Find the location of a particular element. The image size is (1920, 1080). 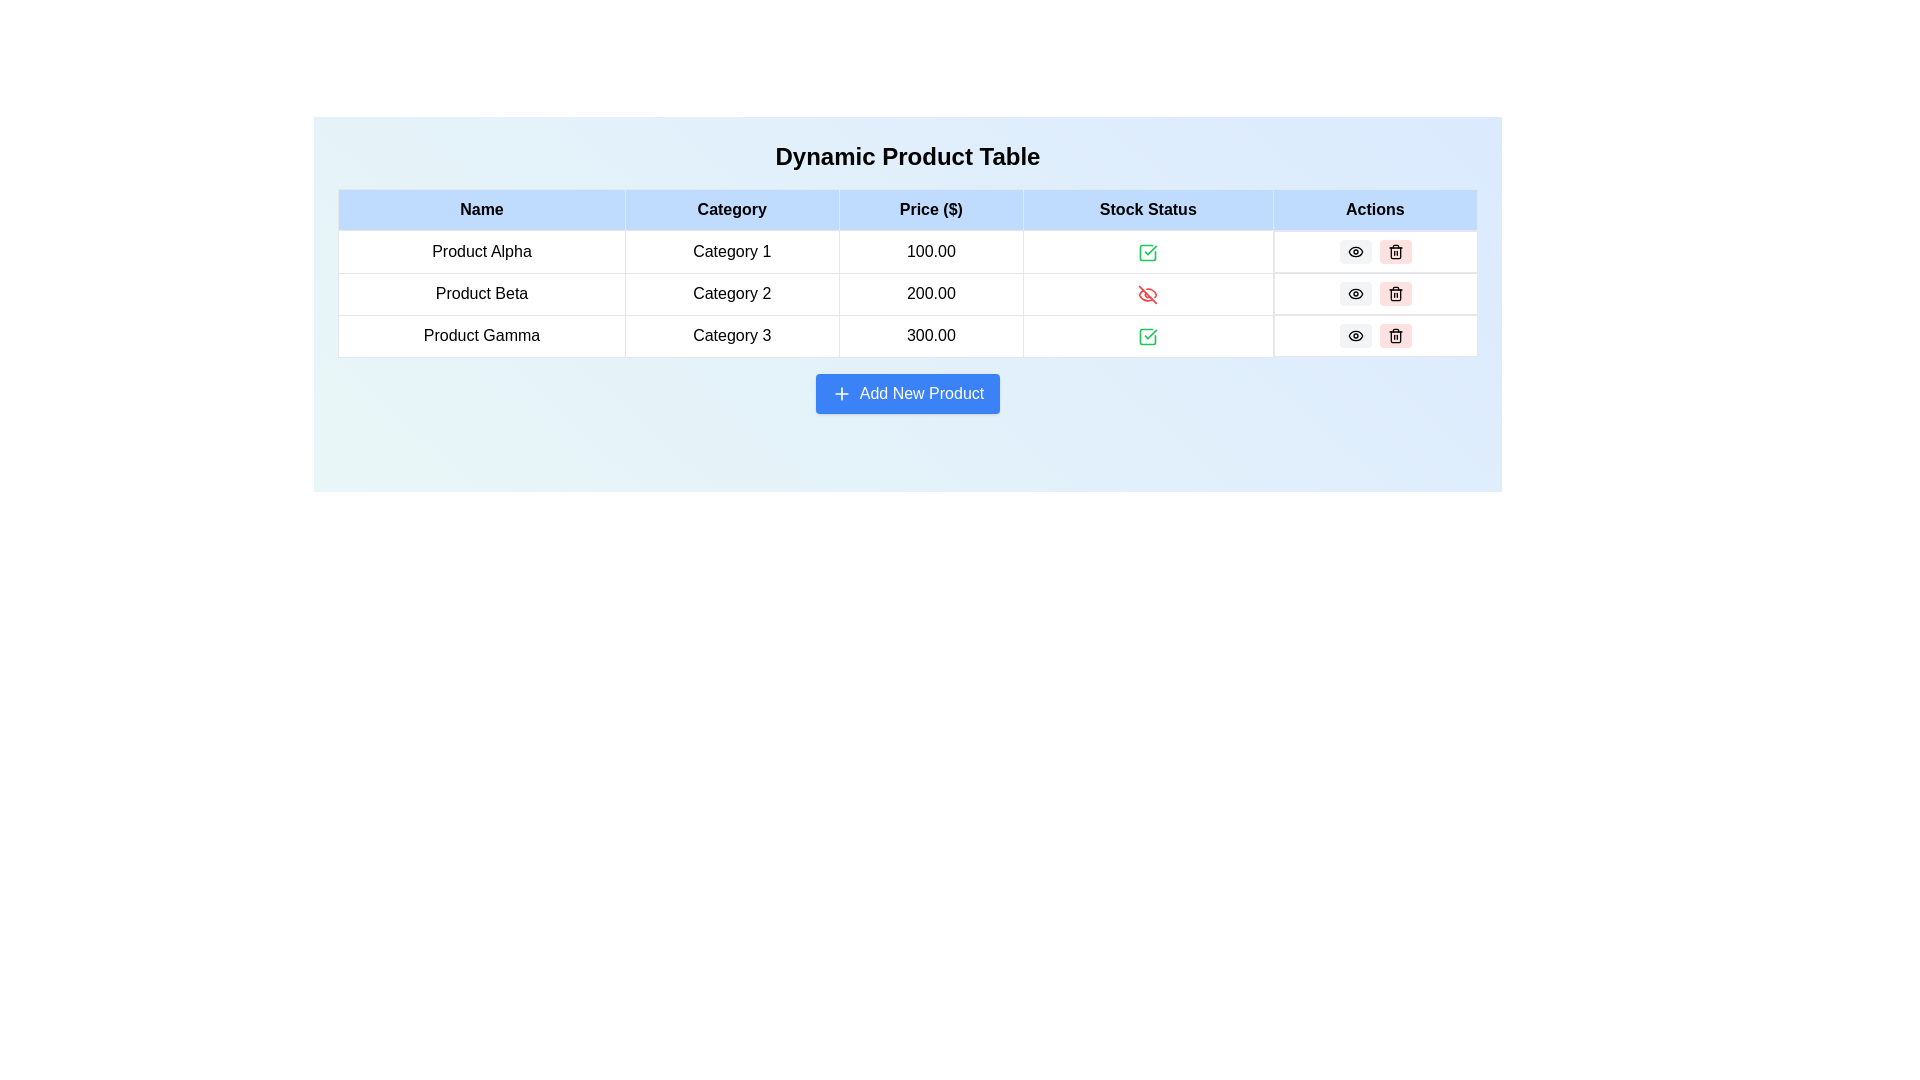

the table cell displaying '300.00' in the 'Price' column of the data table for 'Product Gamma' is located at coordinates (930, 334).